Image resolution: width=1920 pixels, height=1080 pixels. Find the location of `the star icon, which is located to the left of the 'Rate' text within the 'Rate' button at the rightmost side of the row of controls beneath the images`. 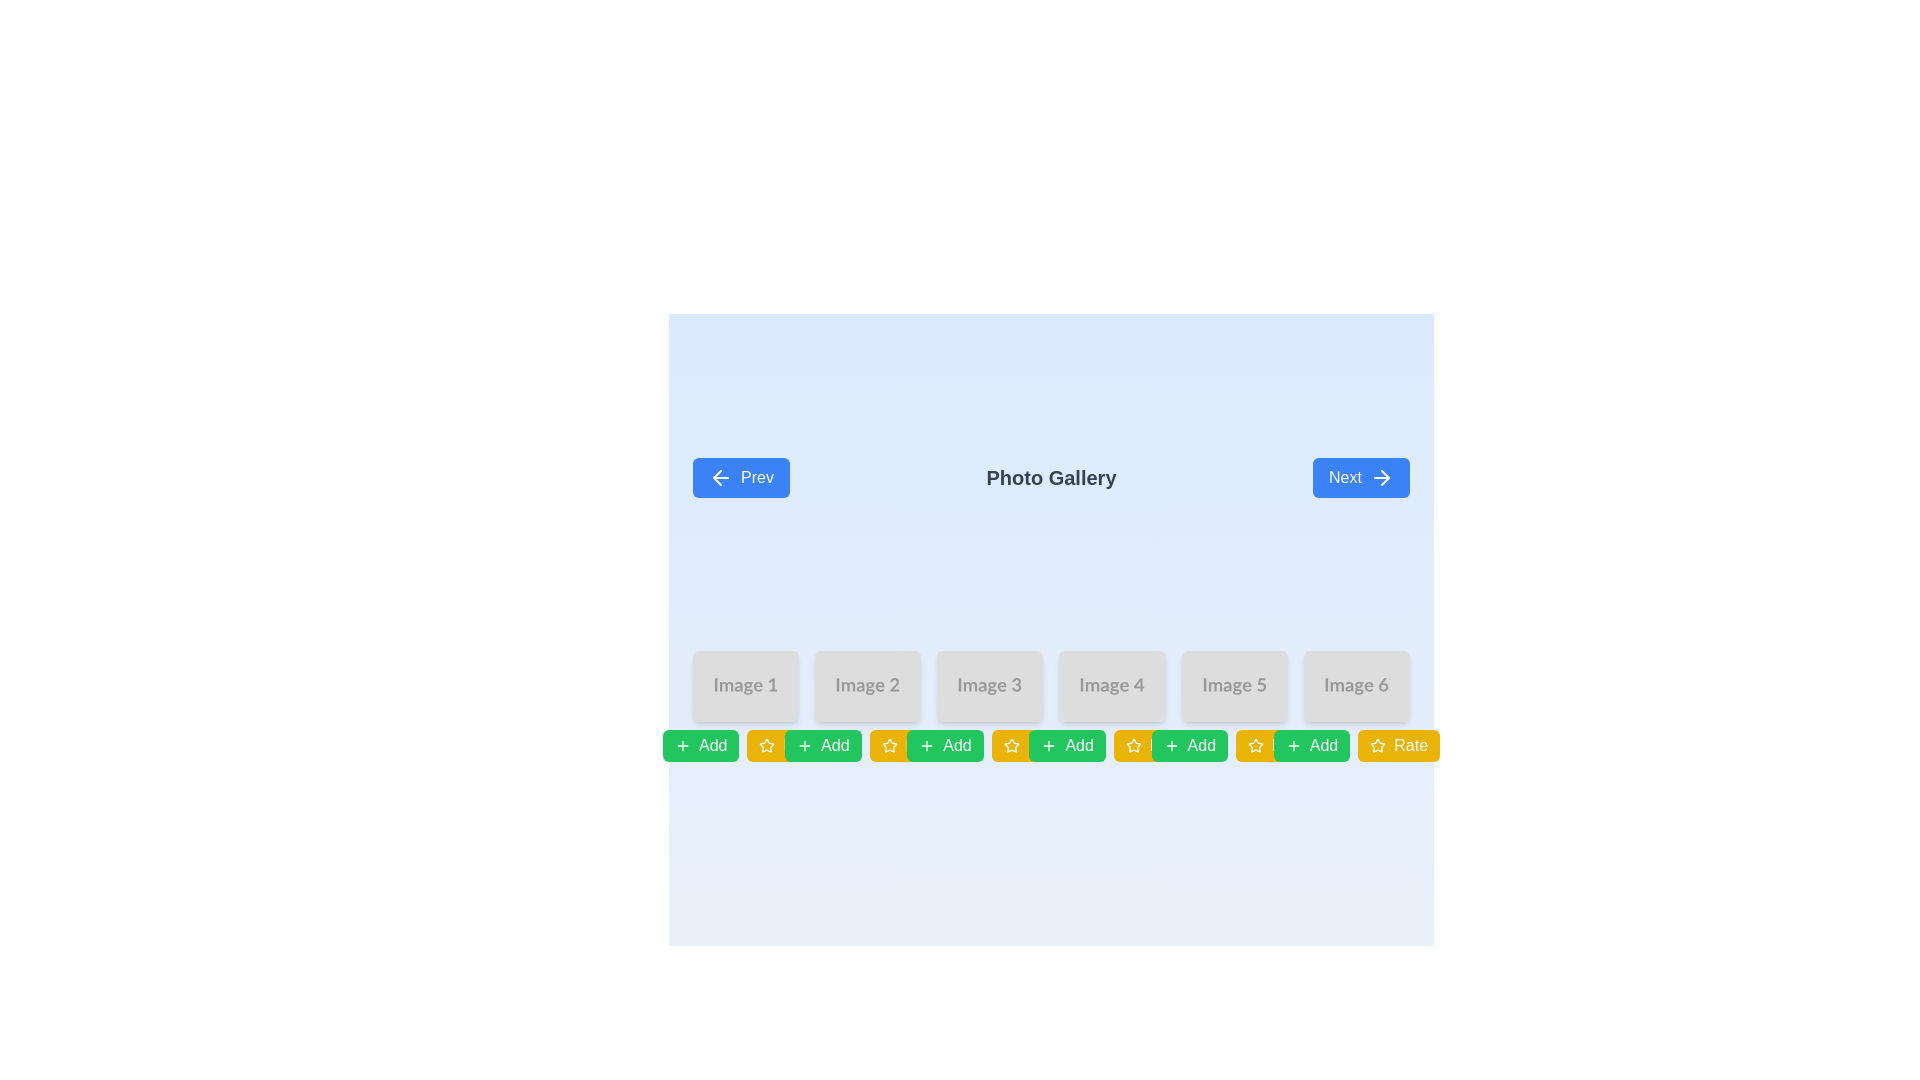

the star icon, which is located to the left of the 'Rate' text within the 'Rate' button at the rightmost side of the row of controls beneath the images is located at coordinates (1255, 745).